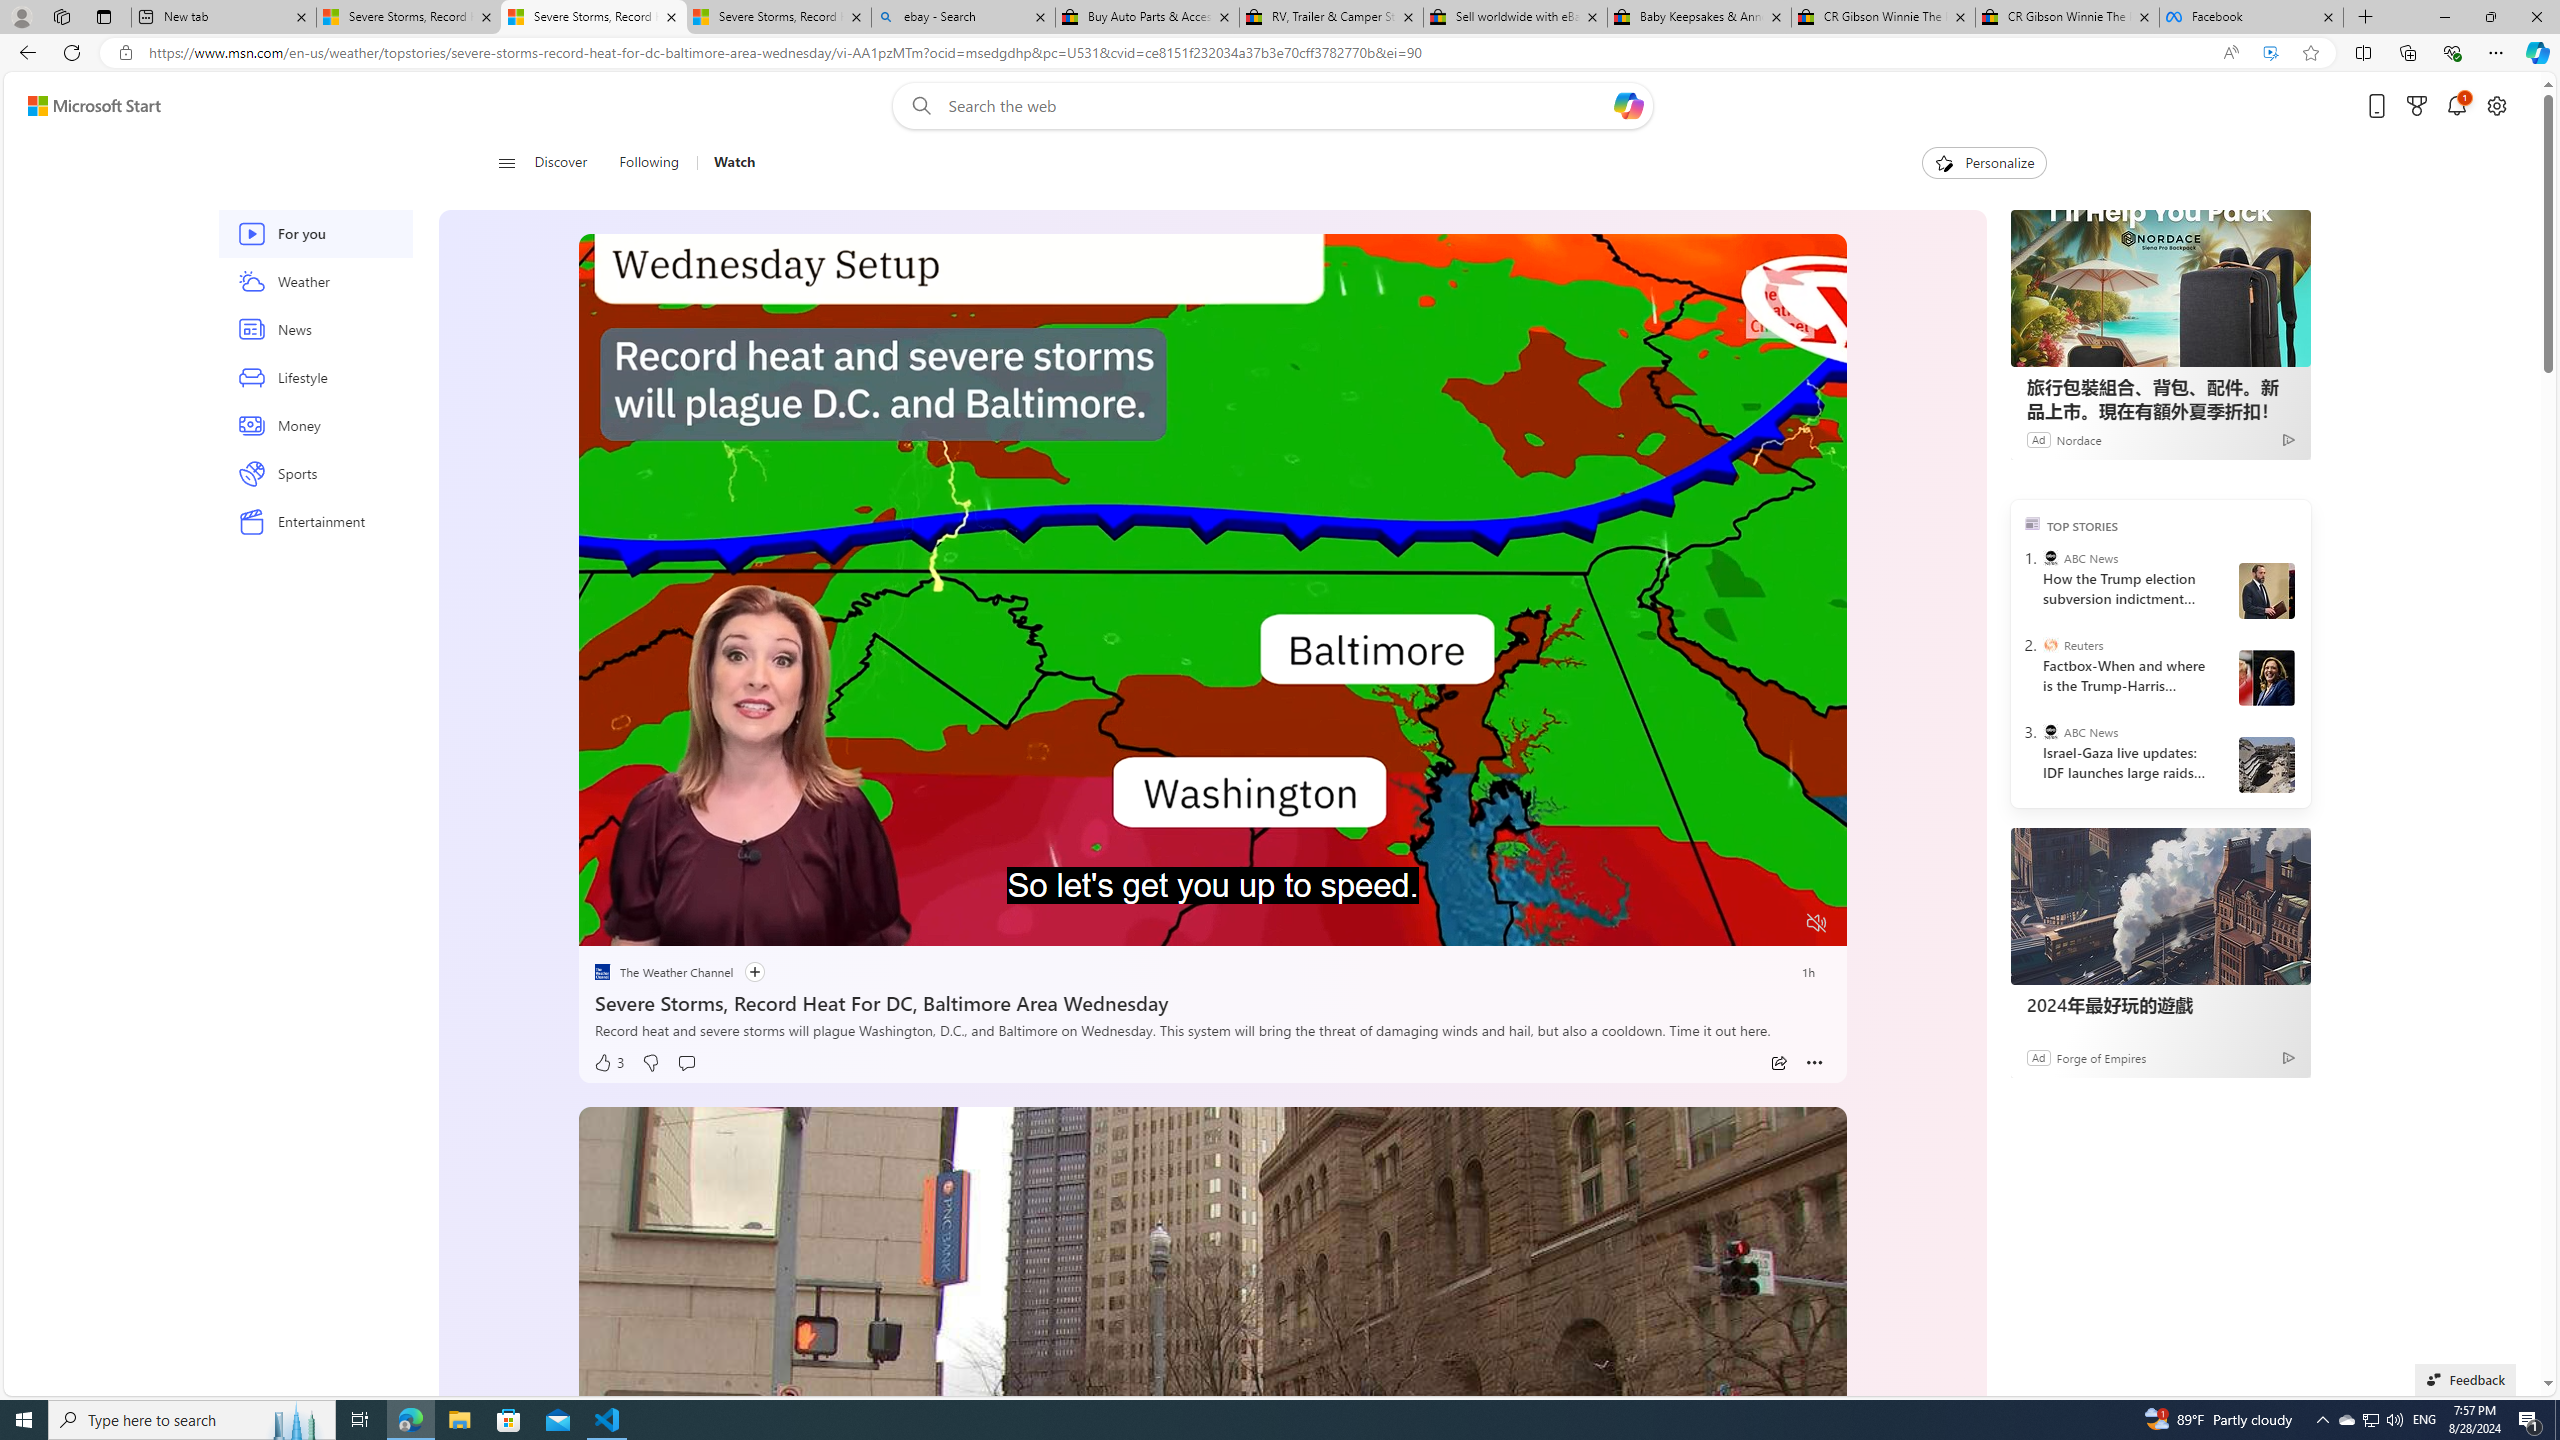 This screenshot has width=2560, height=1440. Describe the element at coordinates (1813, 1062) in the screenshot. I see `'More'` at that location.